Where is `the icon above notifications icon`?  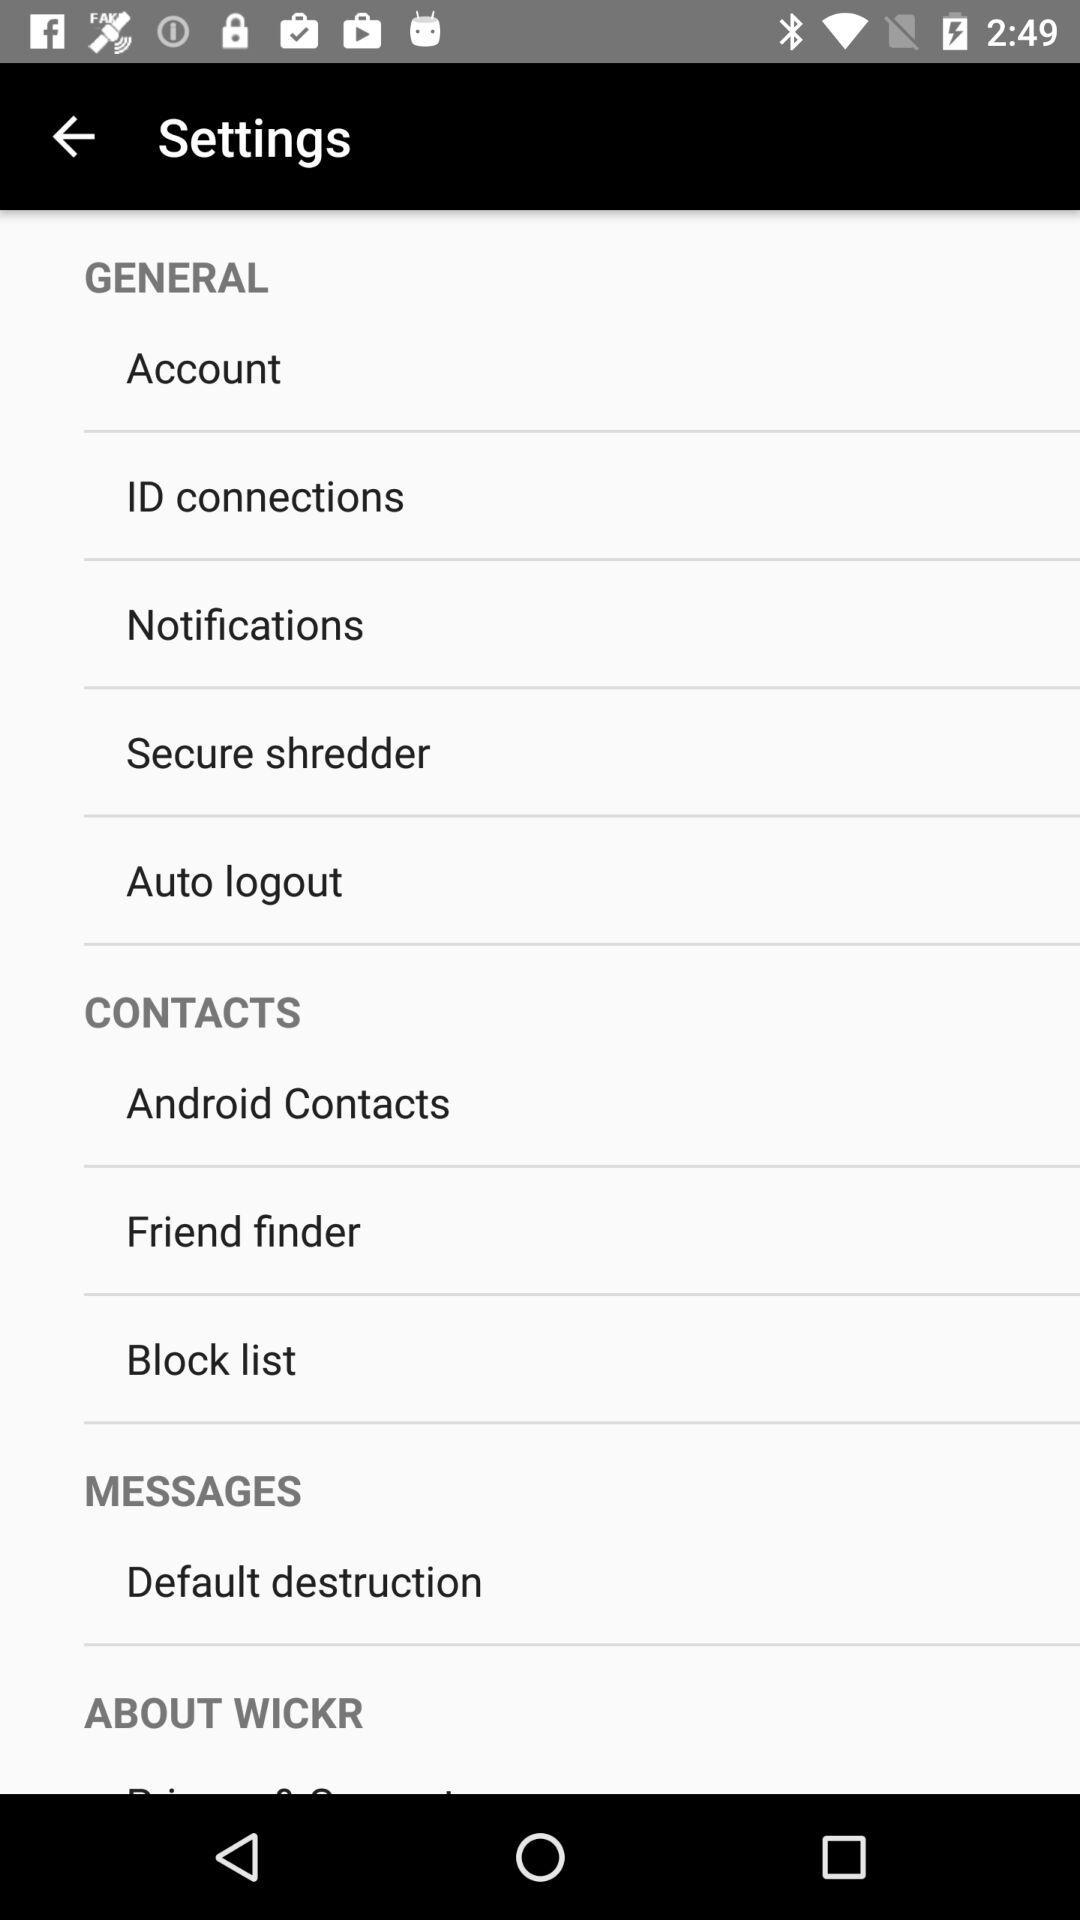
the icon above notifications icon is located at coordinates (582, 559).